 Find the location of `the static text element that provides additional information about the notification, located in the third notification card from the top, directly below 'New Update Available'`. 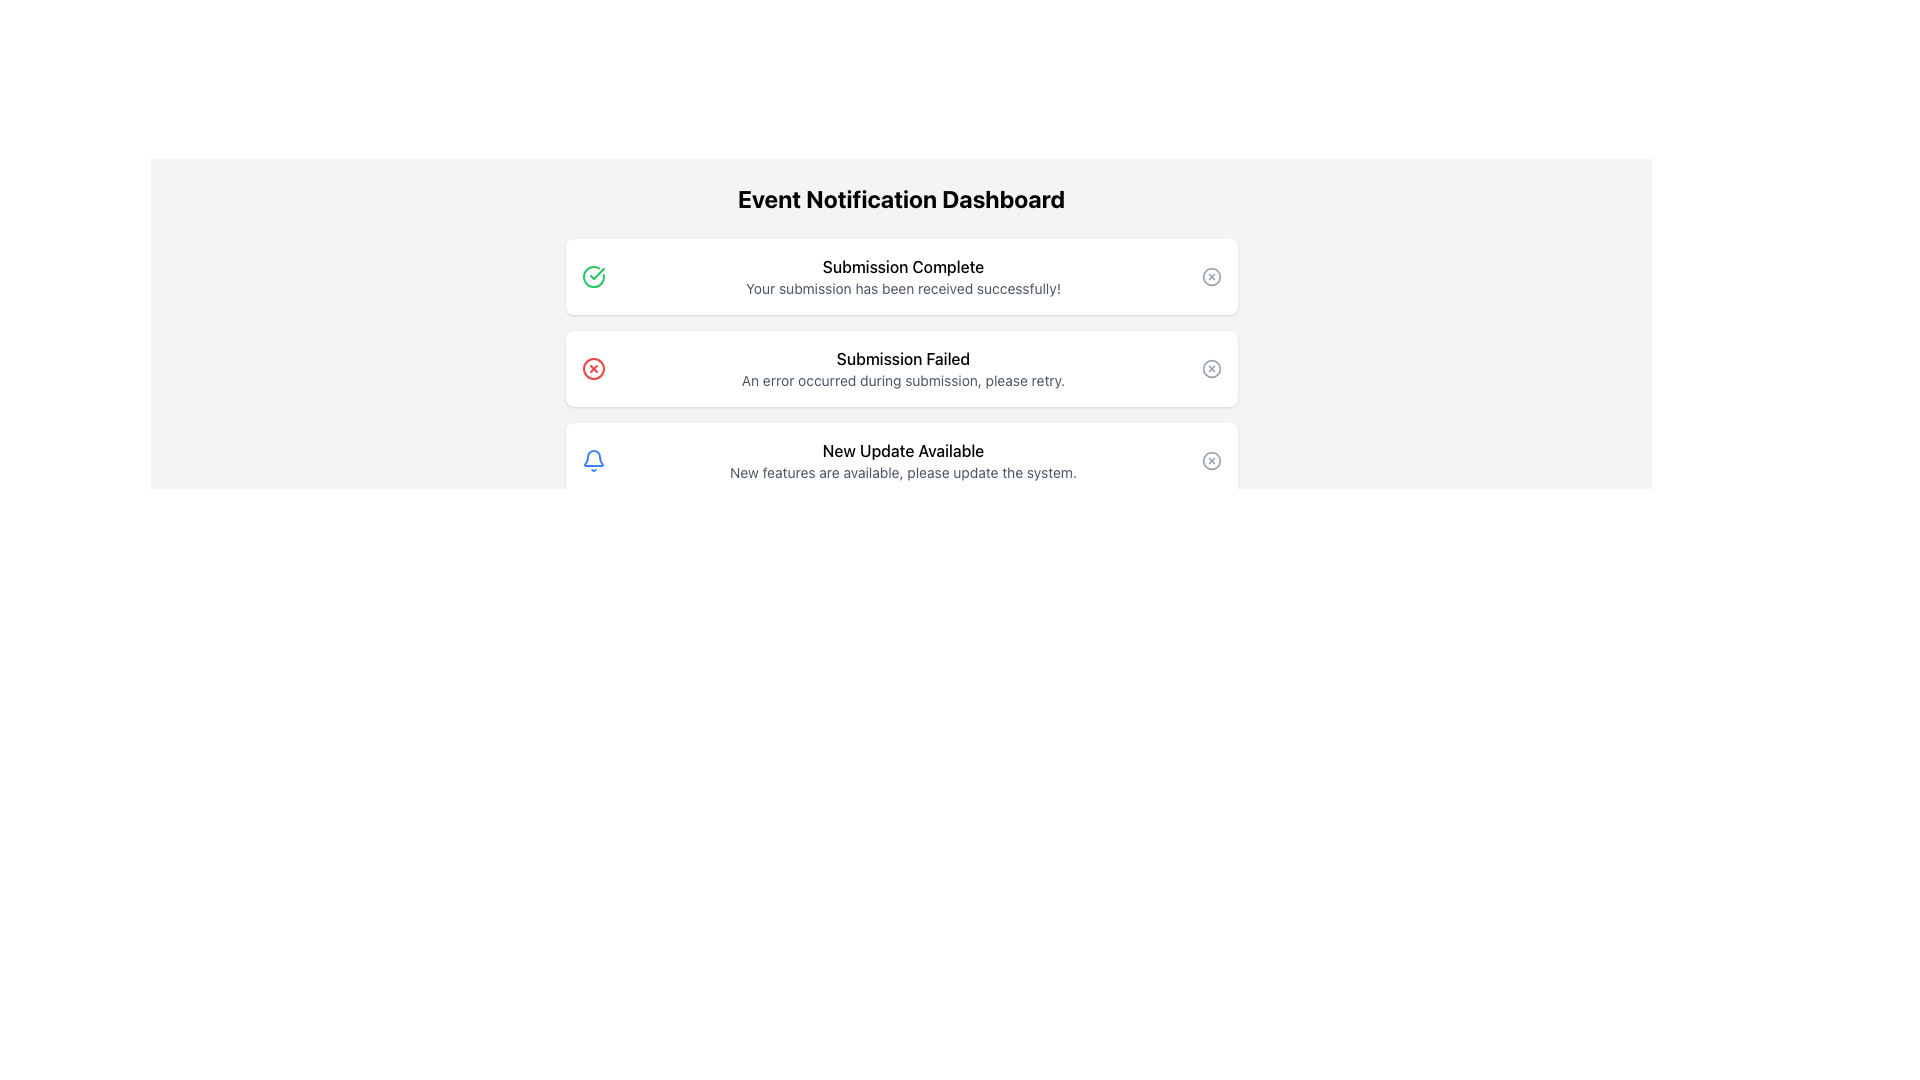

the static text element that provides additional information about the notification, located in the third notification card from the top, directly below 'New Update Available' is located at coordinates (902, 473).